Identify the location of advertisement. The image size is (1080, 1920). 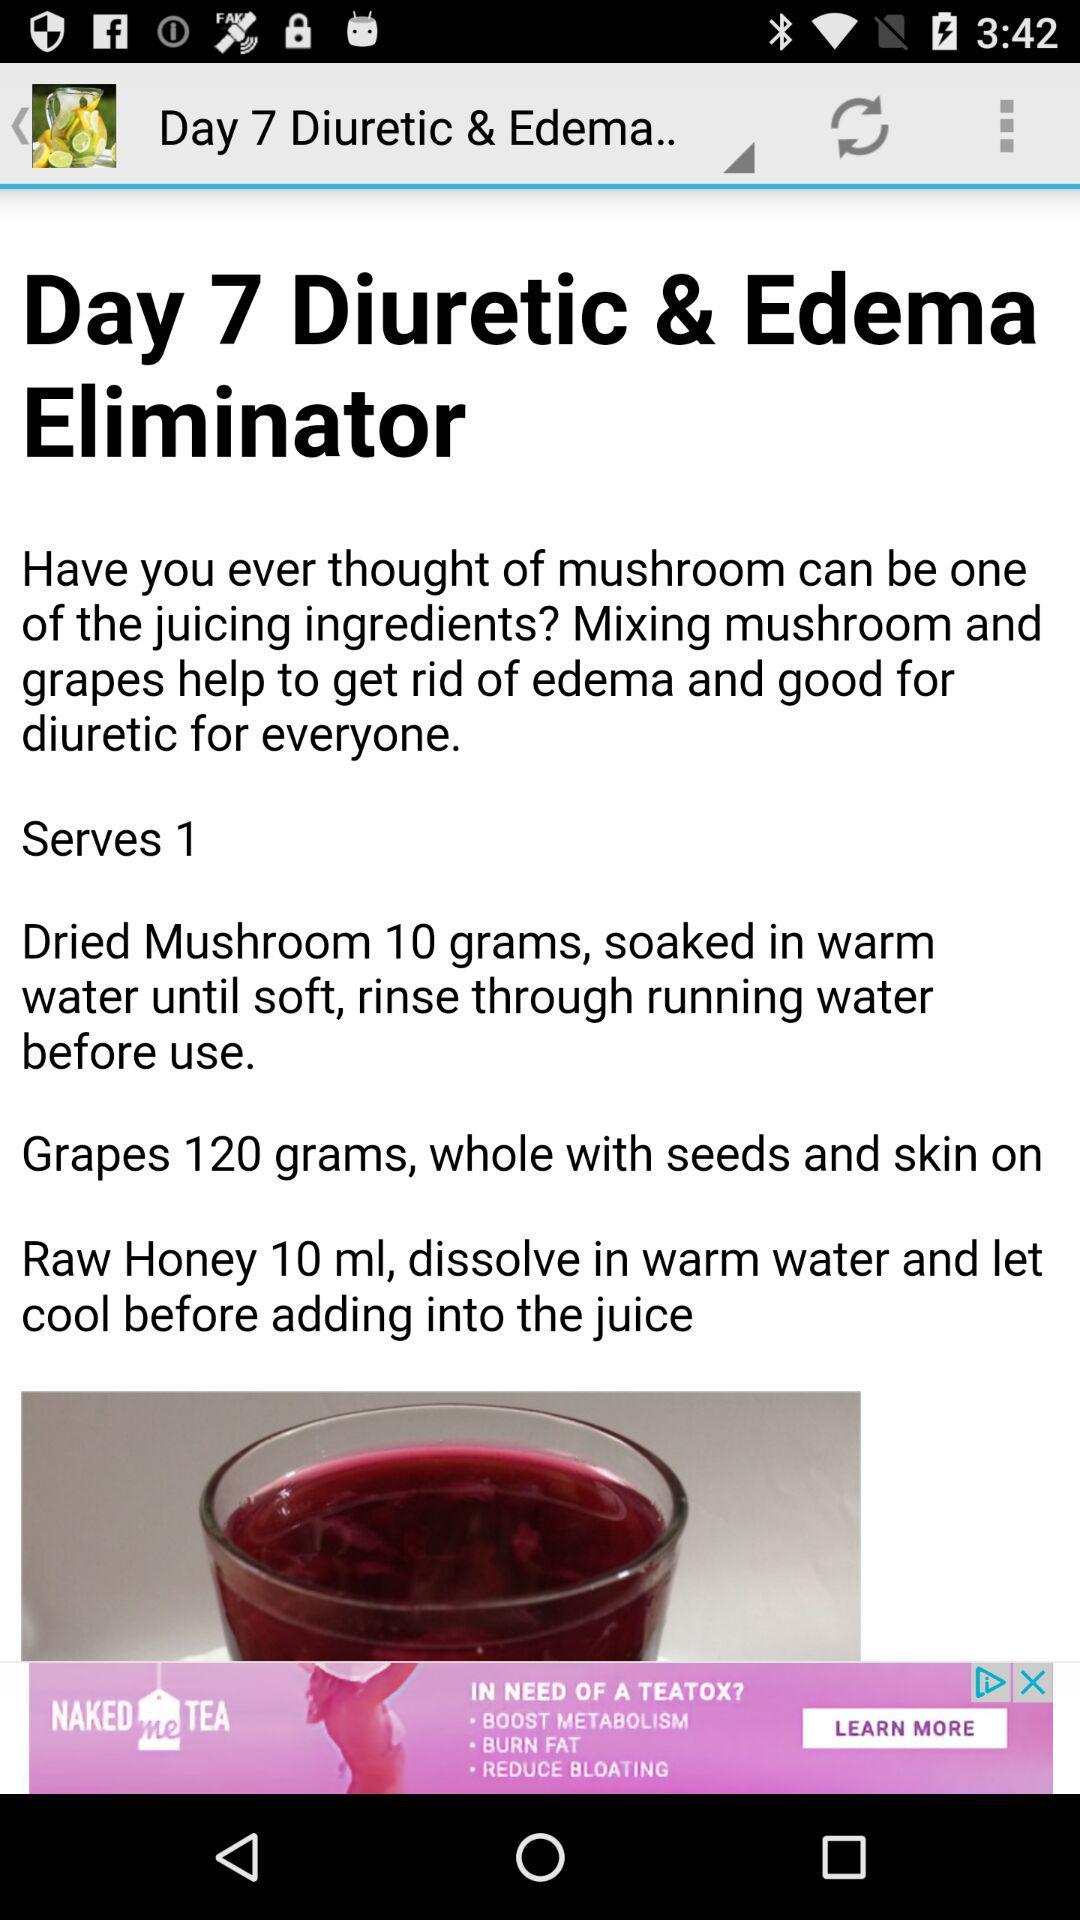
(540, 1727).